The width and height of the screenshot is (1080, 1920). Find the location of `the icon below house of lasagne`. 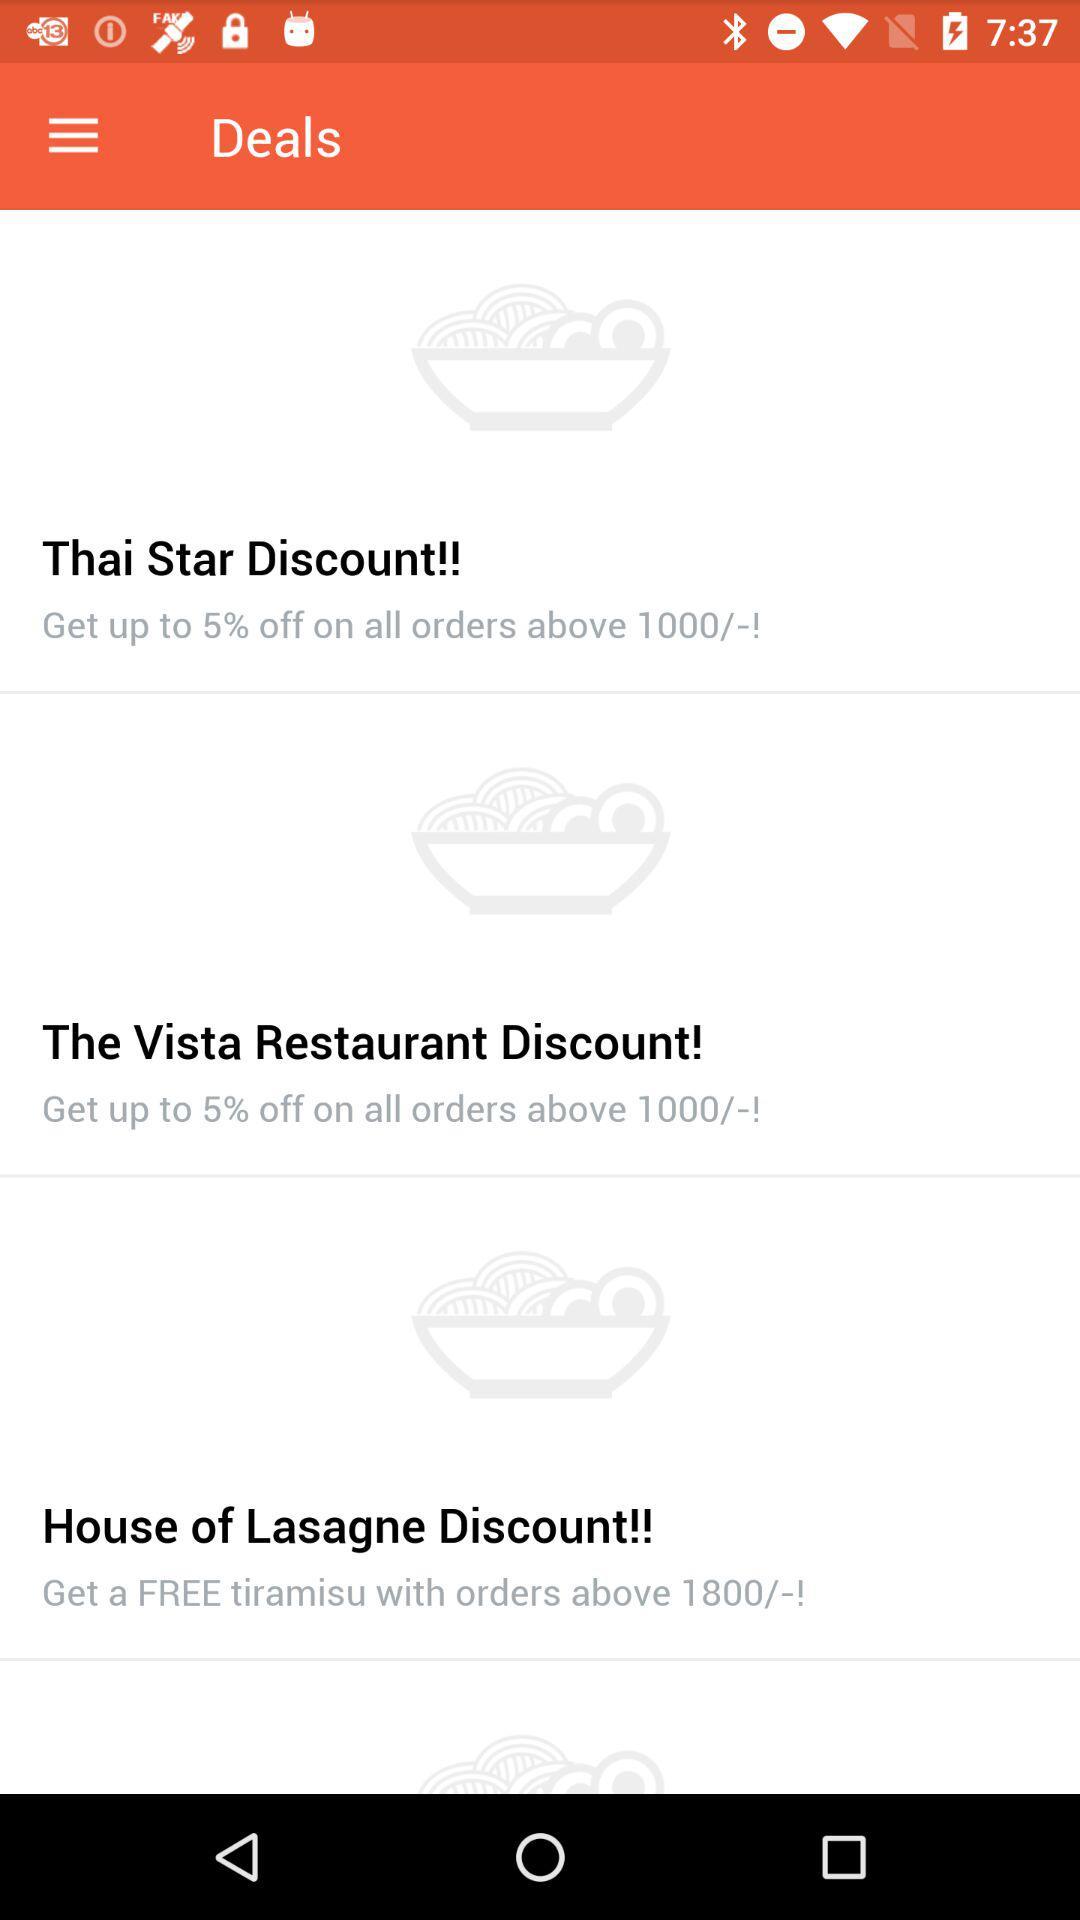

the icon below house of lasagne is located at coordinates (540, 1585).